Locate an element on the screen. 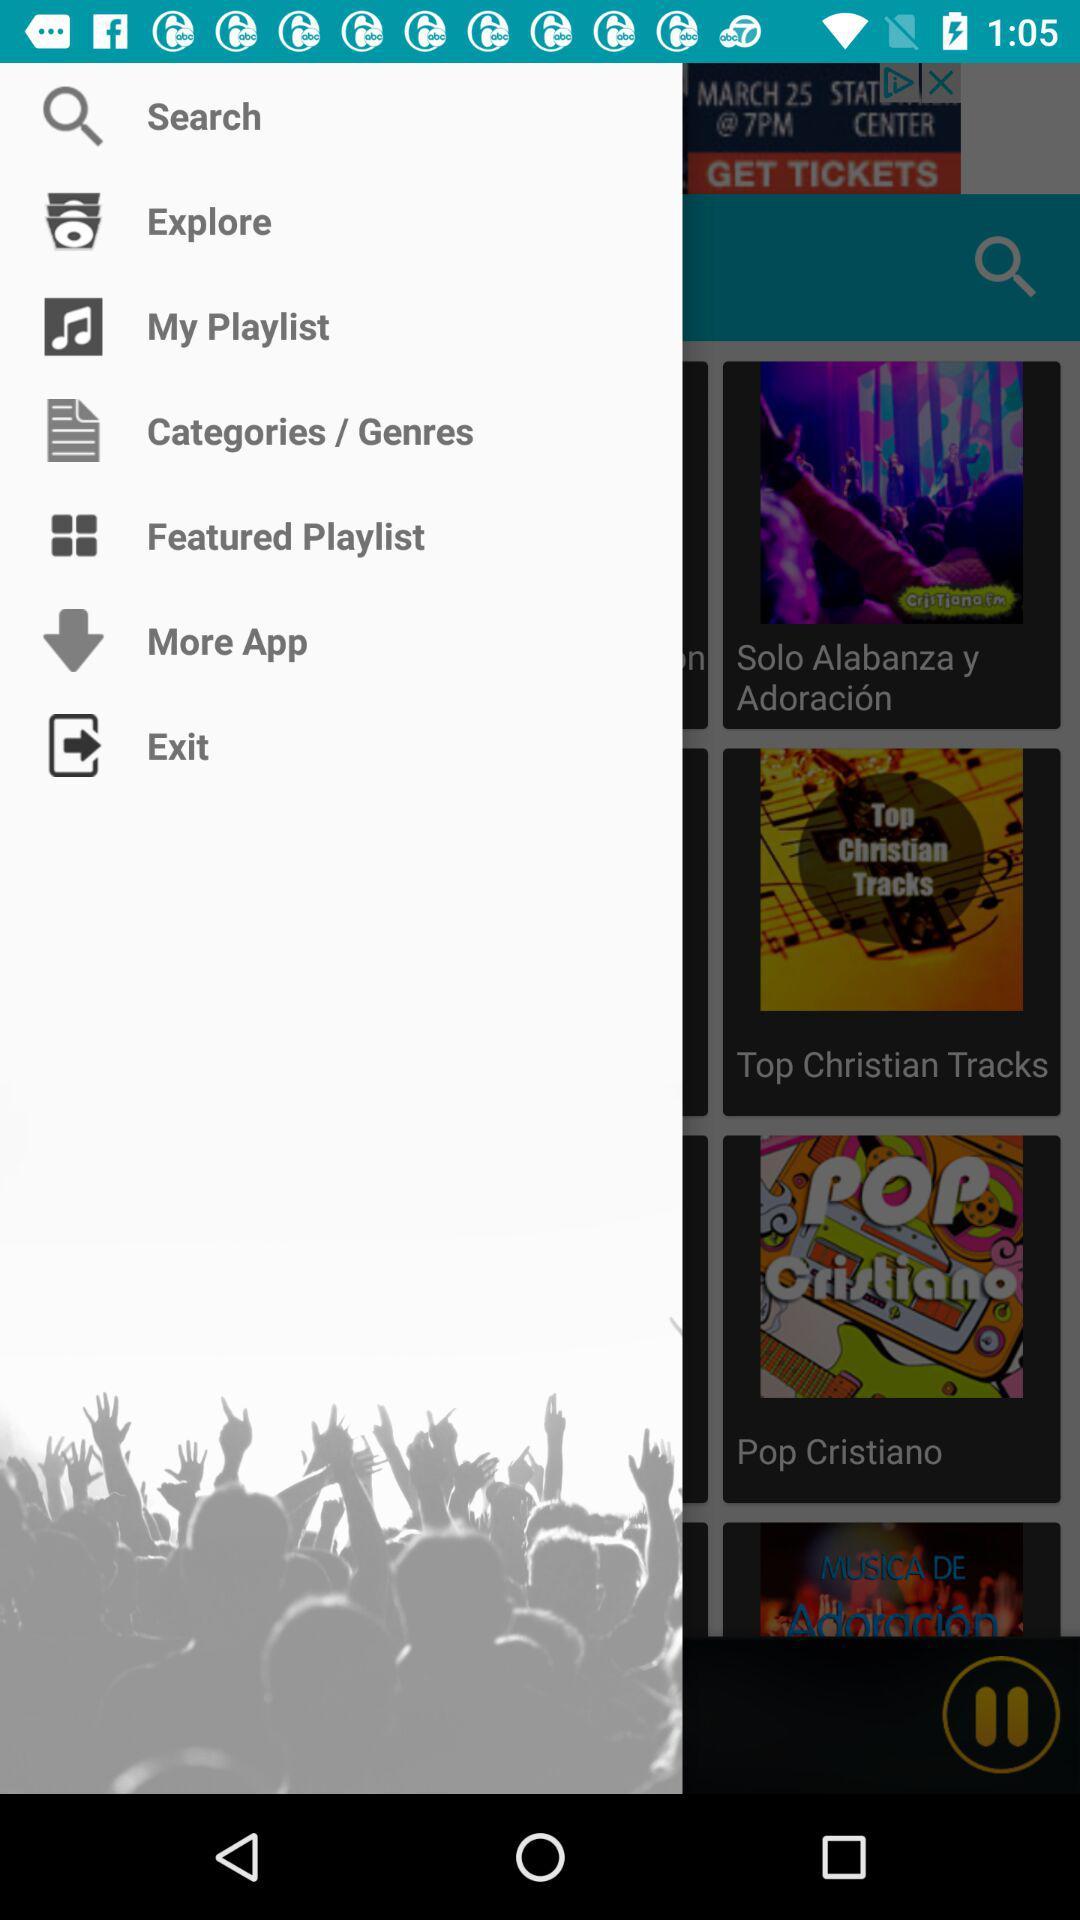 This screenshot has width=1080, height=1920. the pause icon is located at coordinates (1001, 1714).